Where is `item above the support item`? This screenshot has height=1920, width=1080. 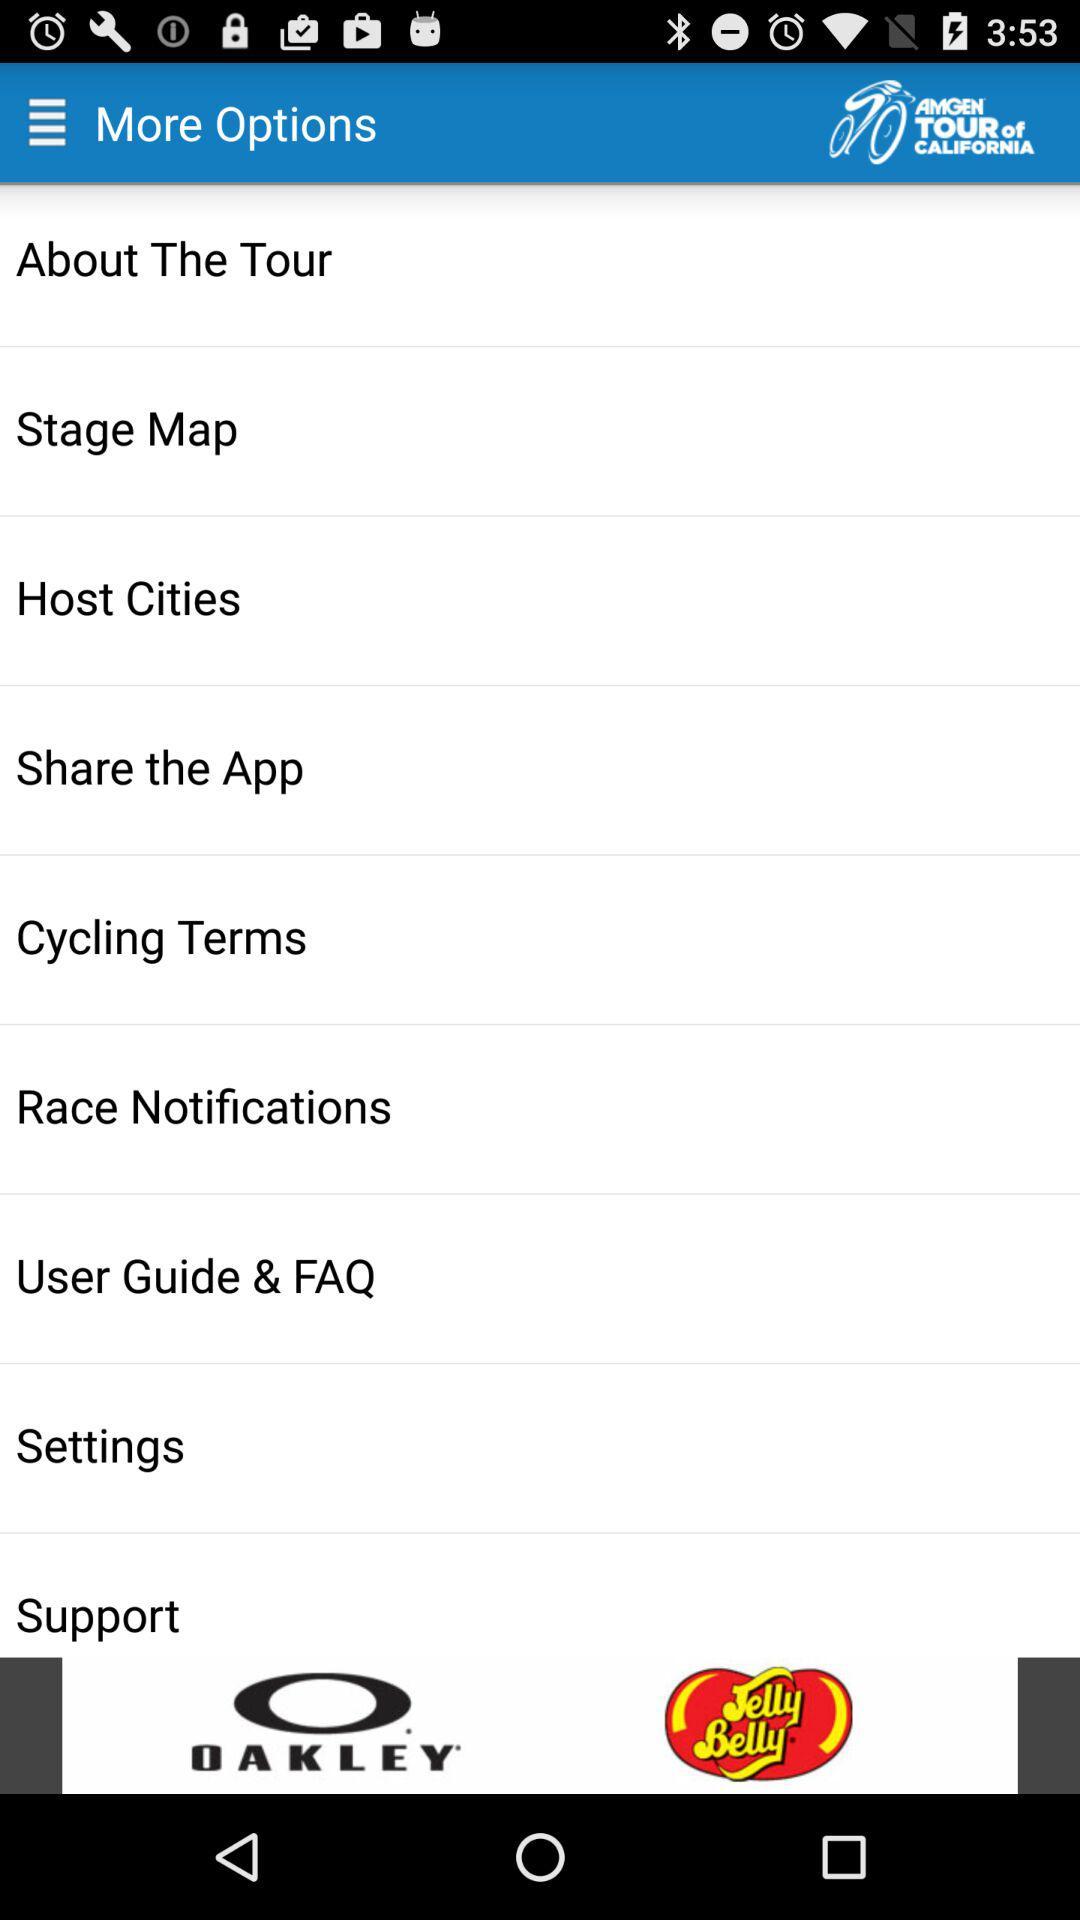
item above the support item is located at coordinates (542, 1444).